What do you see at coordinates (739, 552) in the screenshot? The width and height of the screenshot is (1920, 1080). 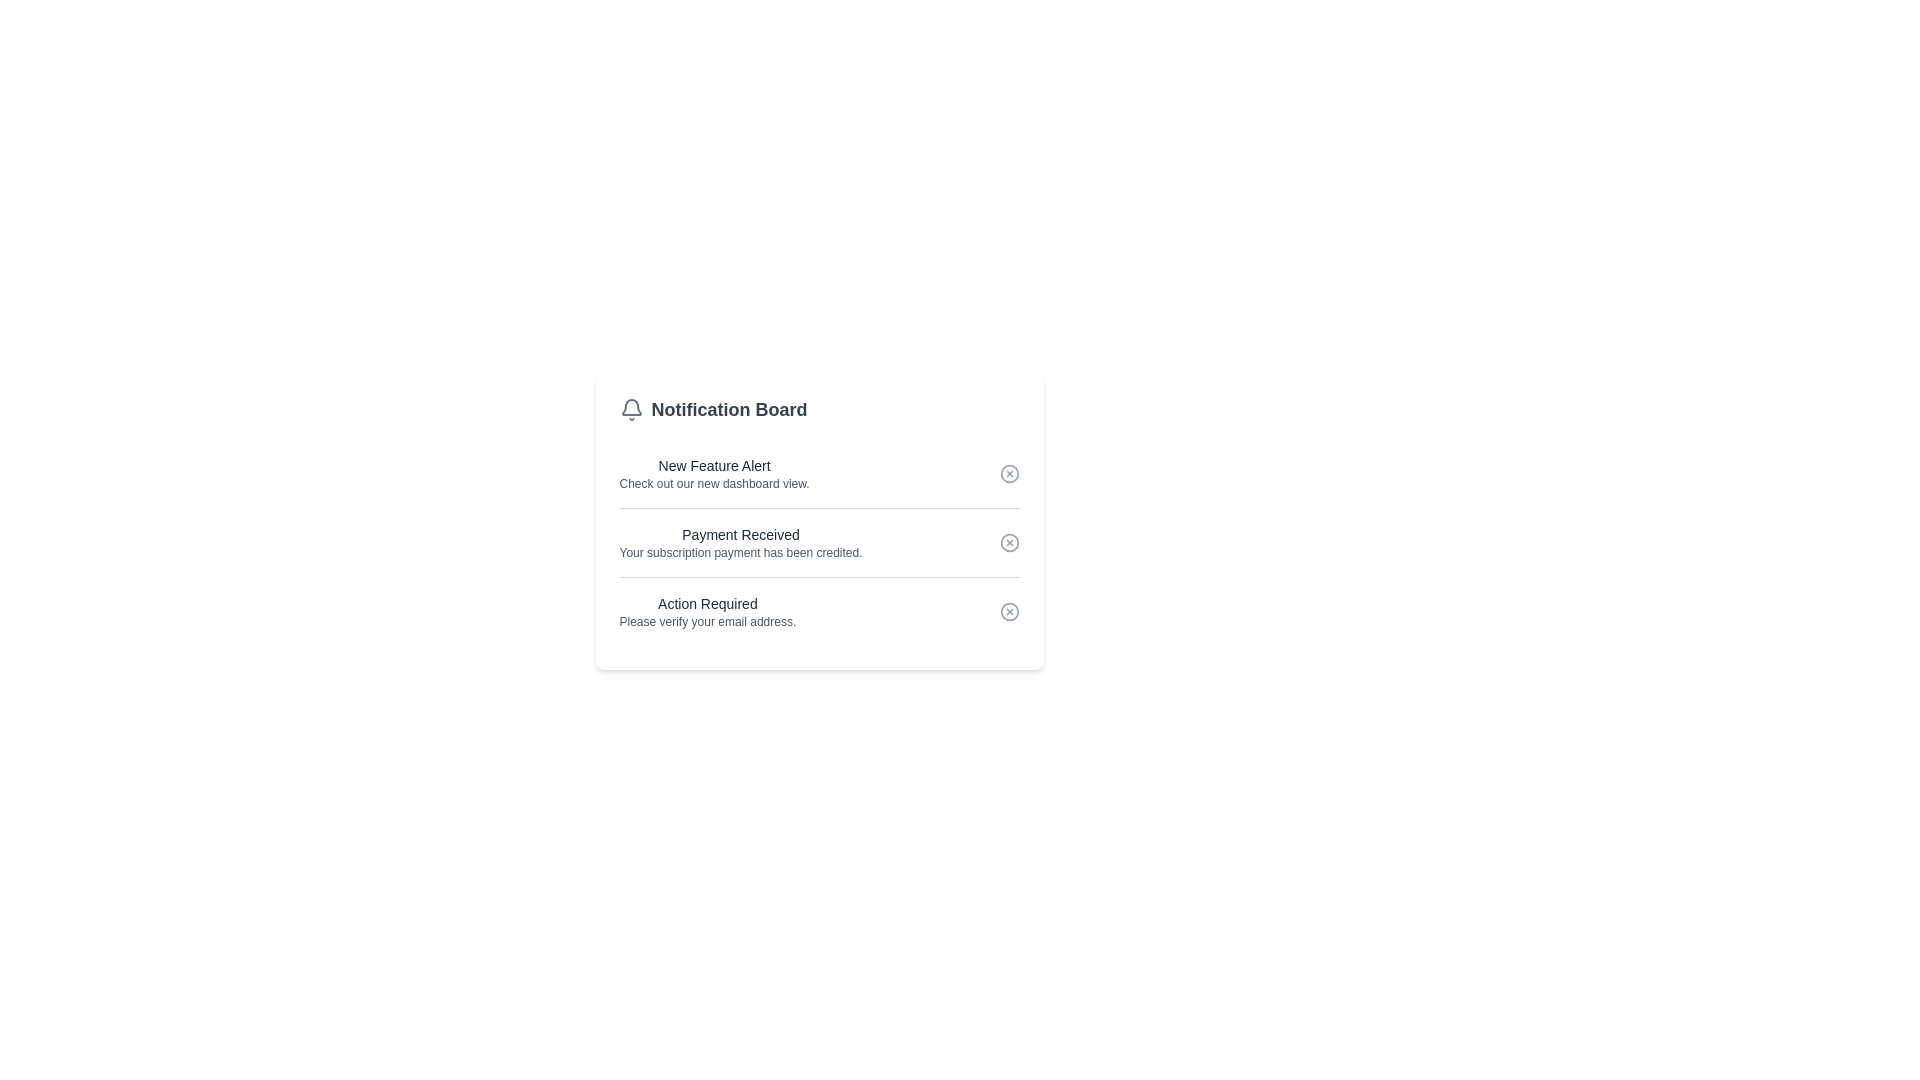 I see `the text label displaying 'Your subscription payment has been credited.' located under the header 'Payment Received.'` at bounding box center [739, 552].